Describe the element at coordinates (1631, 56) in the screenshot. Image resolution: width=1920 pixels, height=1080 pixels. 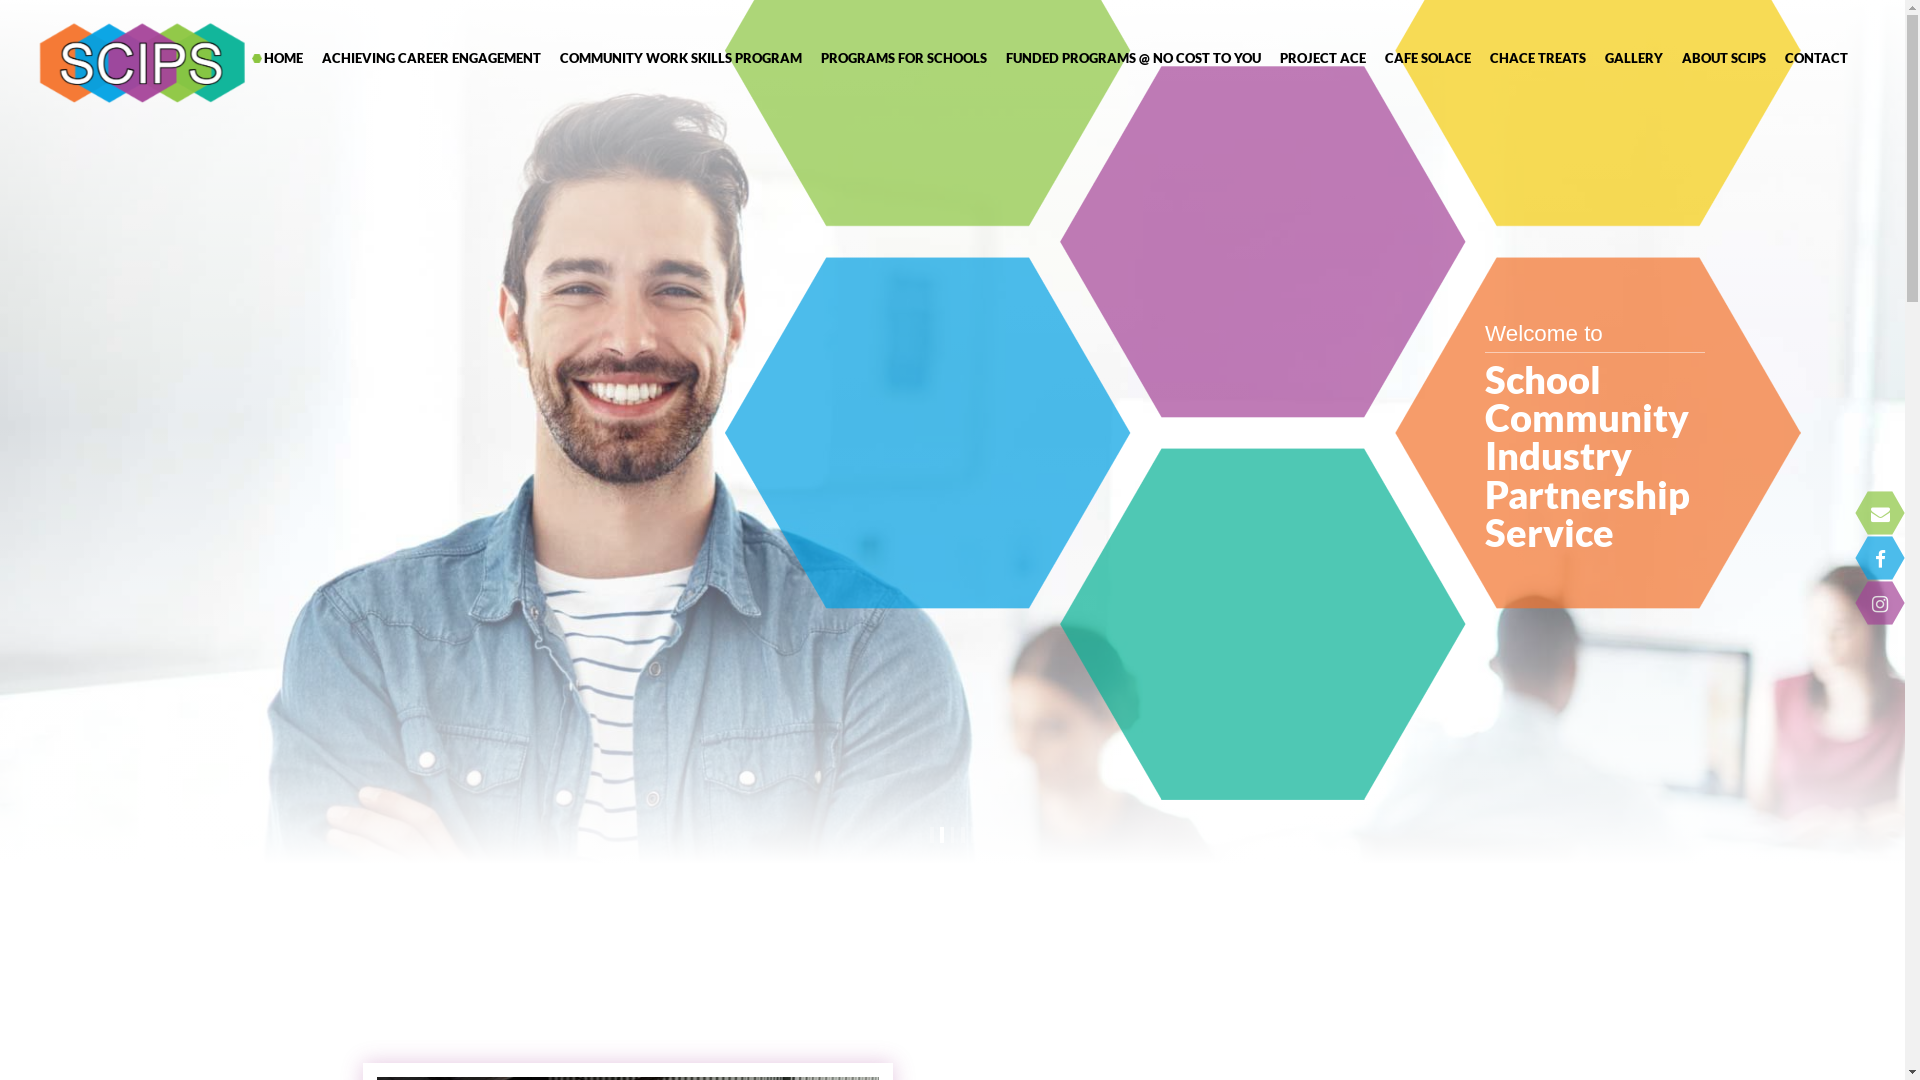
I see `'GALLERY'` at that location.